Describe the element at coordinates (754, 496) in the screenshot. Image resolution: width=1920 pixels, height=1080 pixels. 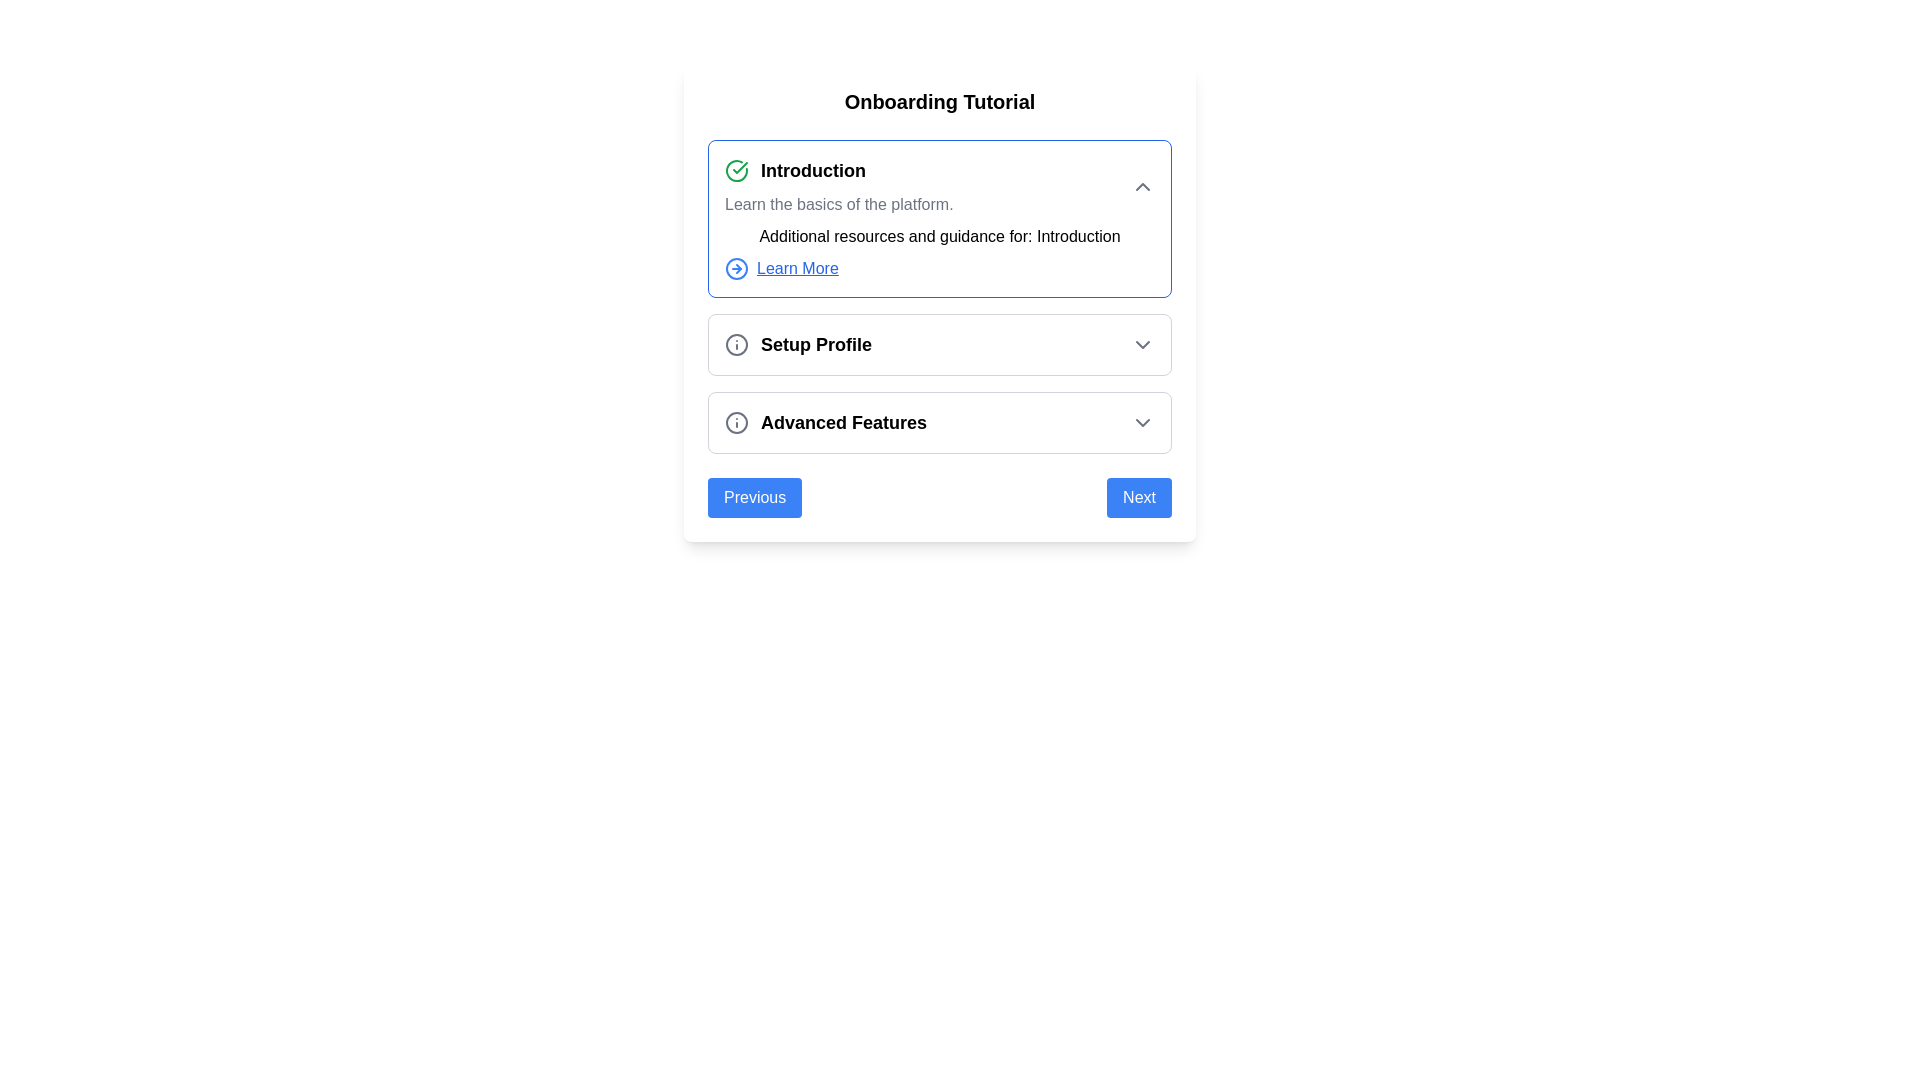
I see `the 'Previous' button, a rectangular button with rounded edges, solid blue color, and white text centered` at that location.